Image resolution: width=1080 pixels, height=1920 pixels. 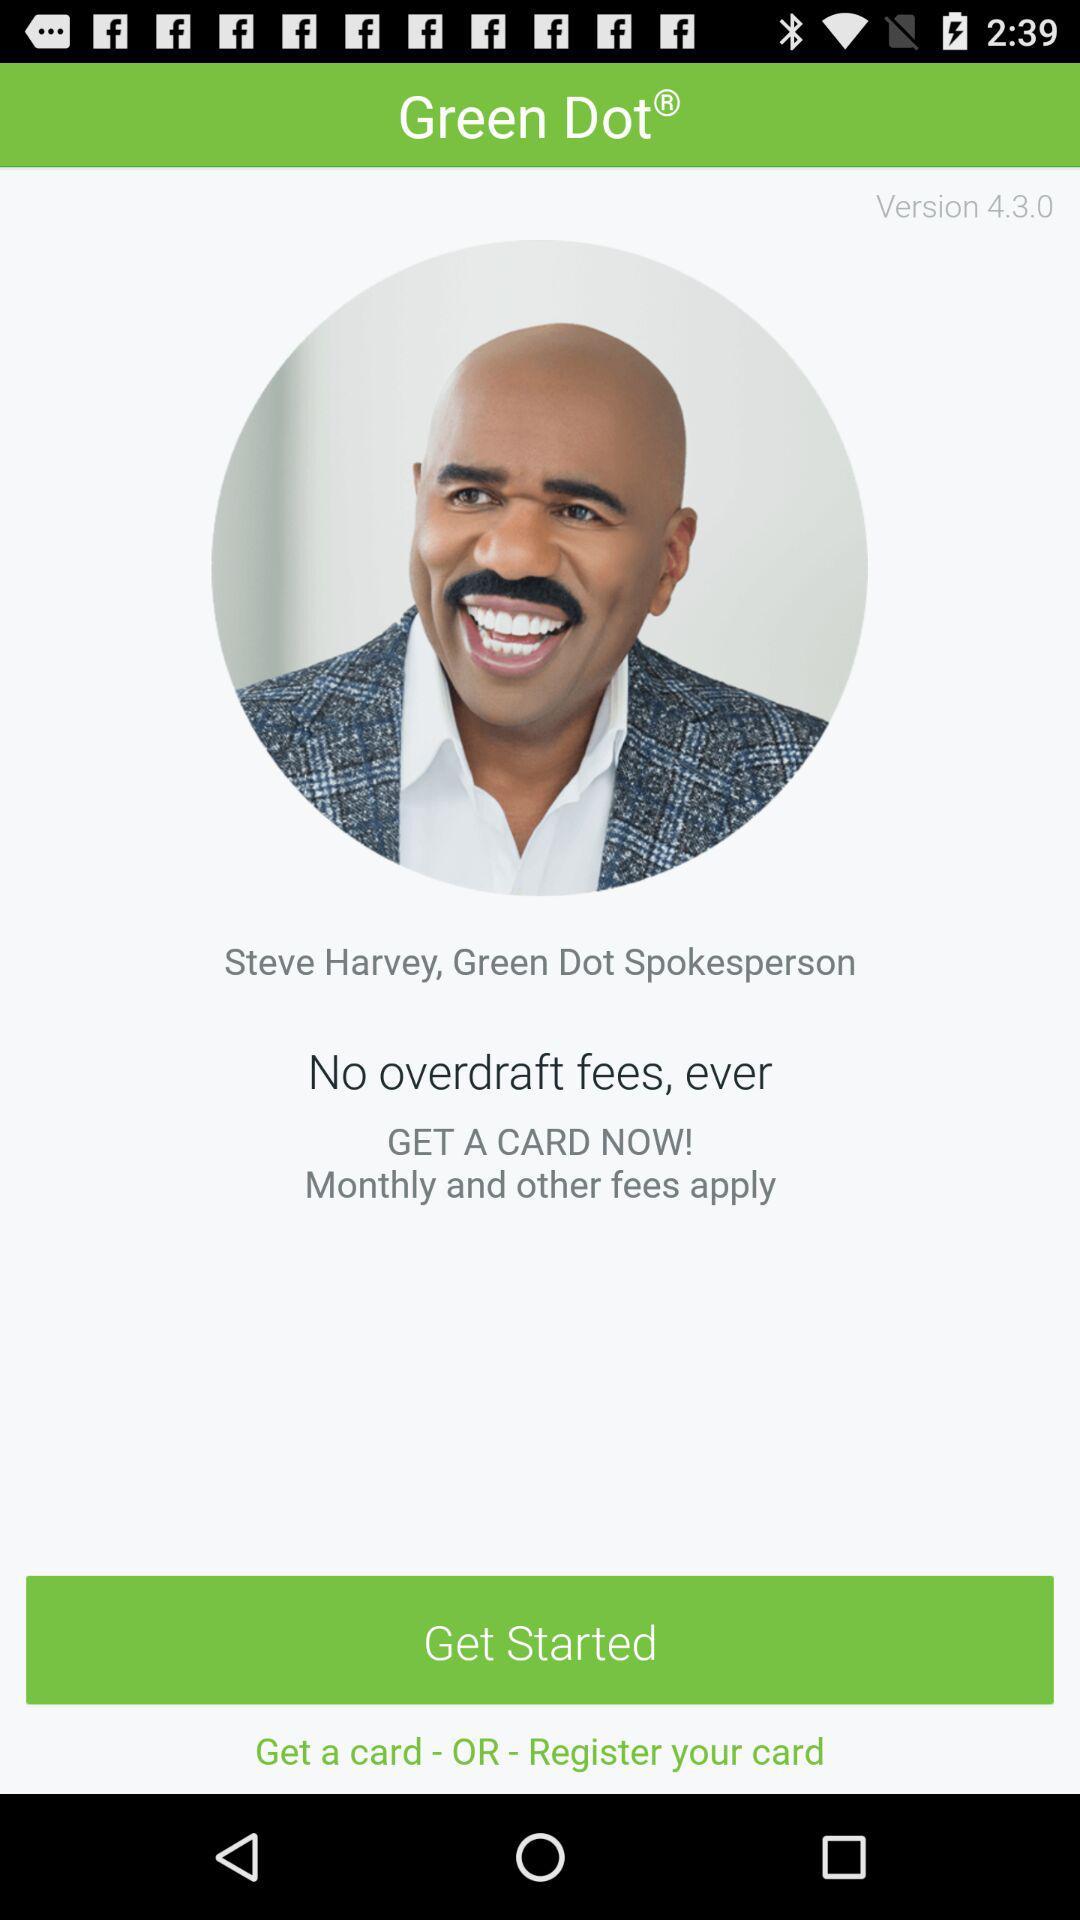 I want to click on the app below get a card item, so click(x=540, y=1641).